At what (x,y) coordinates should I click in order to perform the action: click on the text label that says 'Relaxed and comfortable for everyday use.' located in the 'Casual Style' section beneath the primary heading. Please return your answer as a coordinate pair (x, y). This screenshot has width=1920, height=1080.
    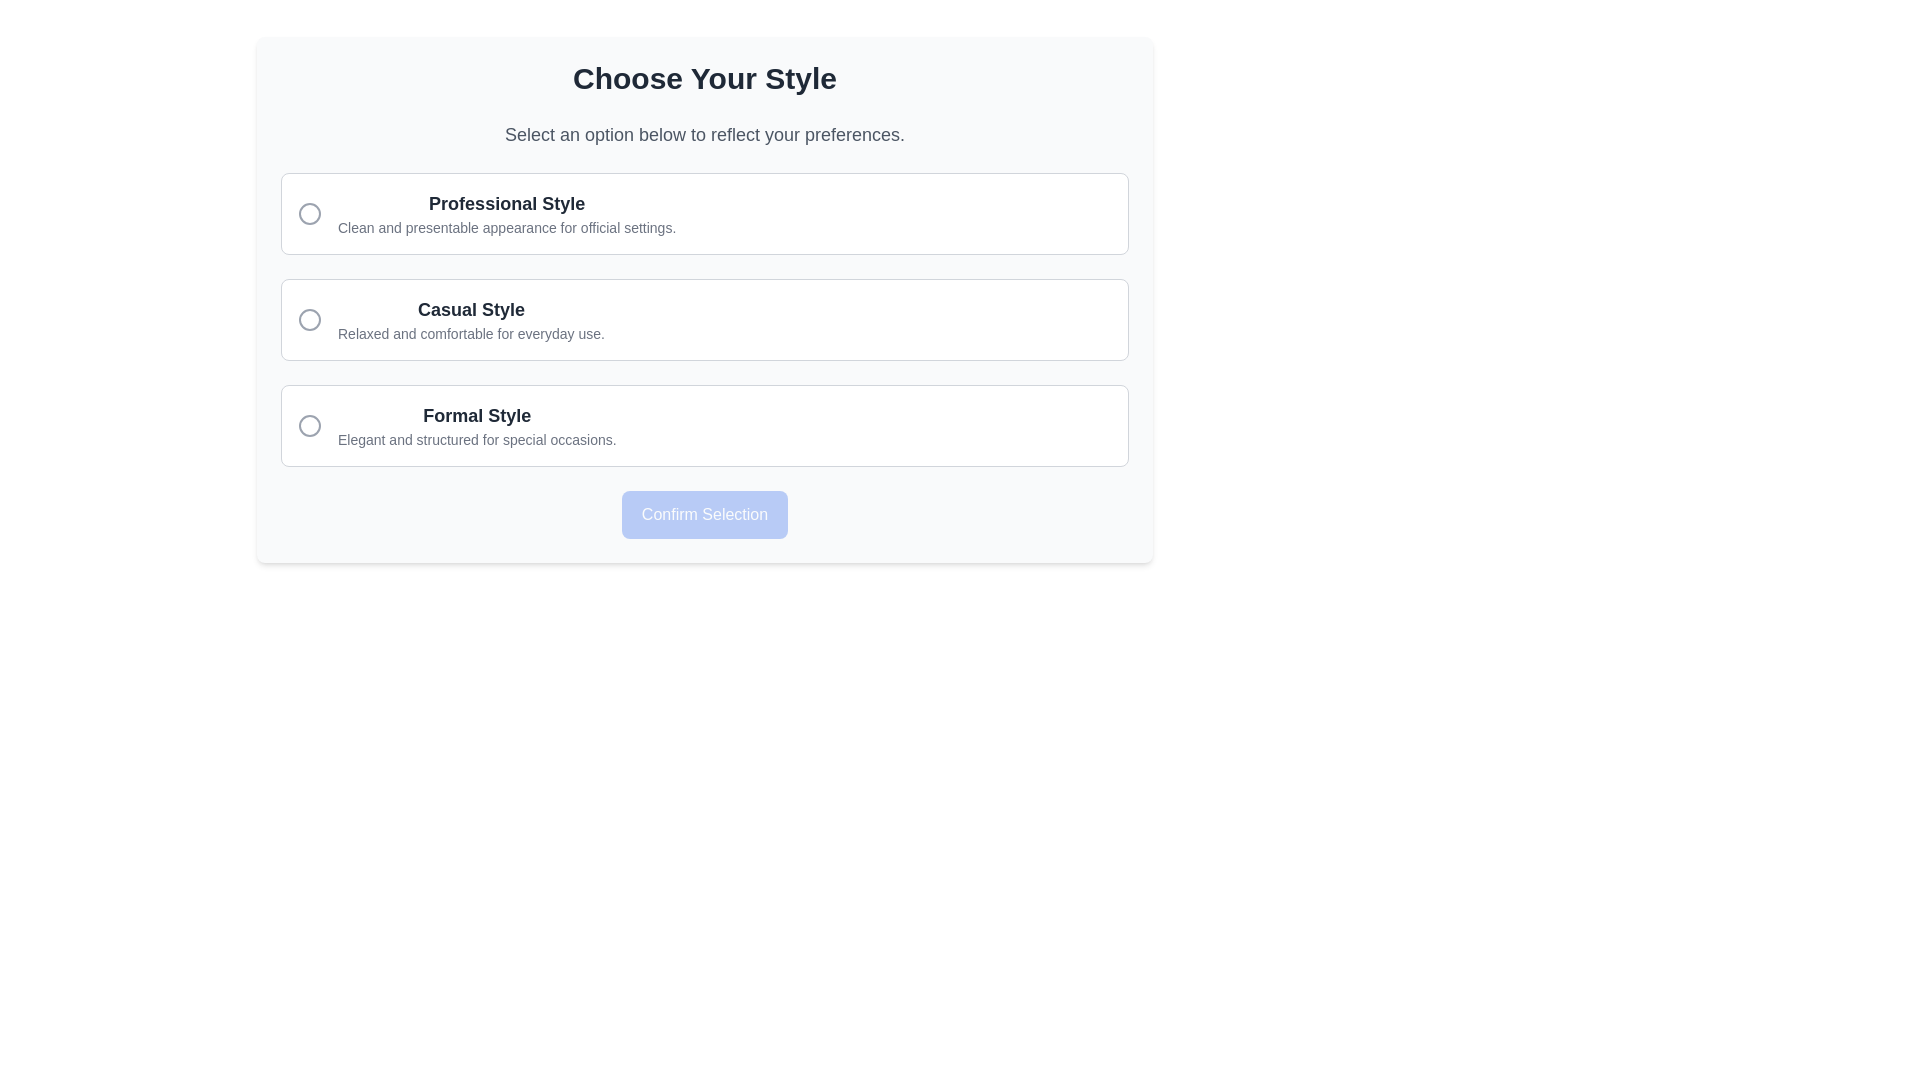
    Looking at the image, I should click on (470, 333).